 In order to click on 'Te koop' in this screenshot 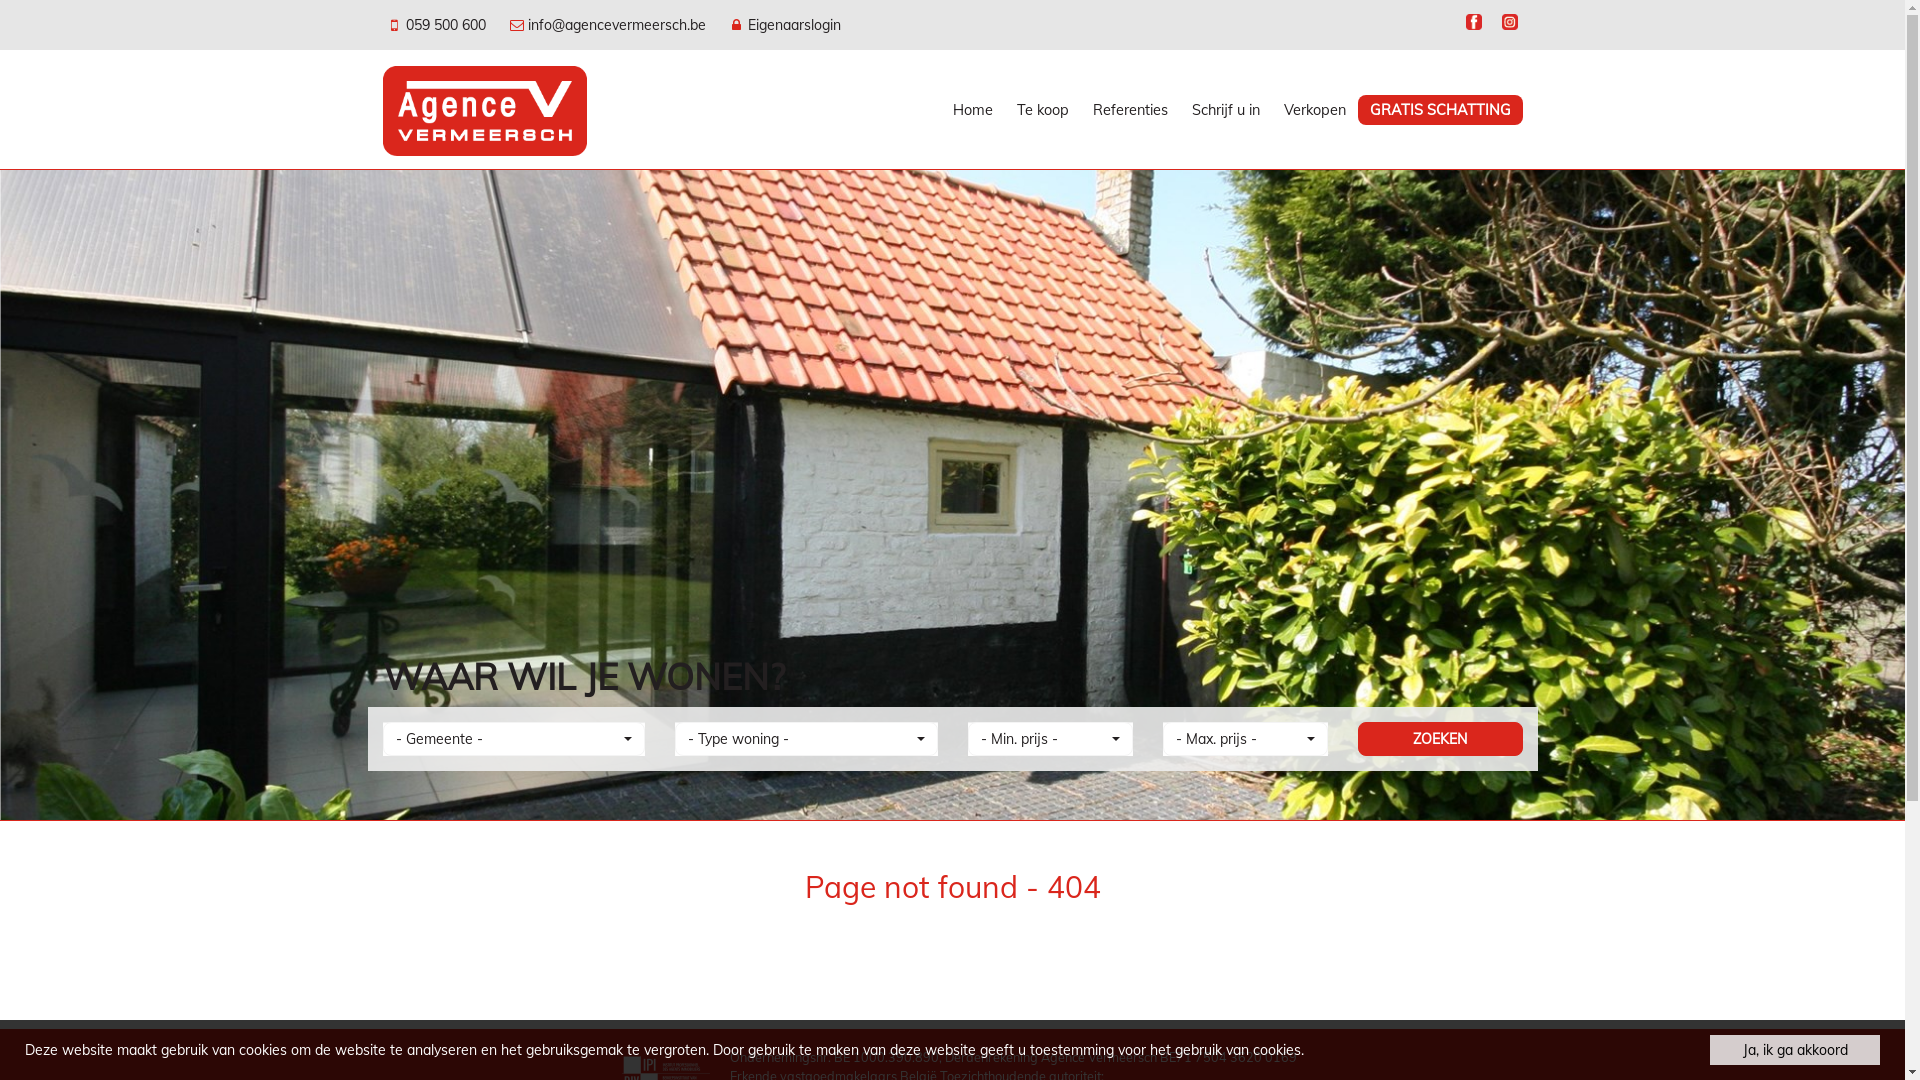, I will do `click(1003, 110)`.